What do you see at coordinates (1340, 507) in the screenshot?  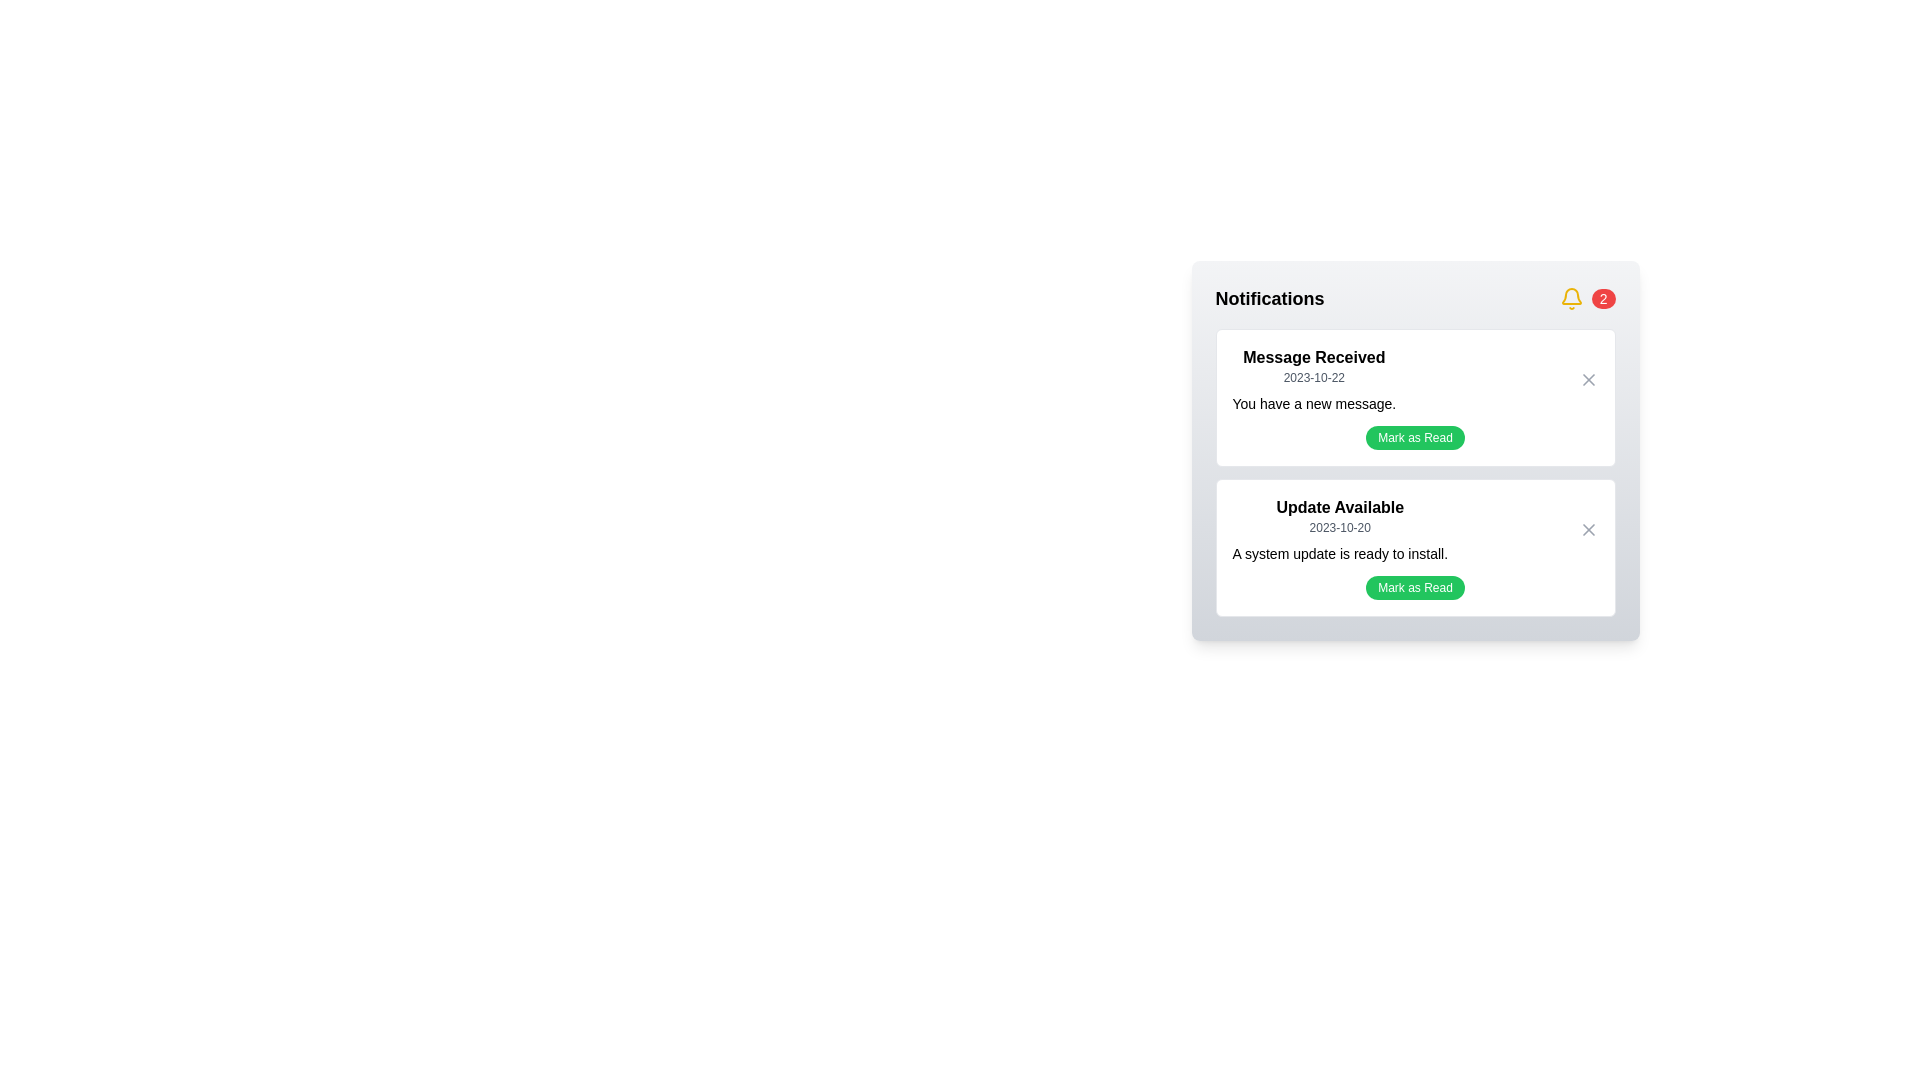 I see `bold text label that says 'Update Available', which is the title of the second notification card in the vertically stacked list` at bounding box center [1340, 507].